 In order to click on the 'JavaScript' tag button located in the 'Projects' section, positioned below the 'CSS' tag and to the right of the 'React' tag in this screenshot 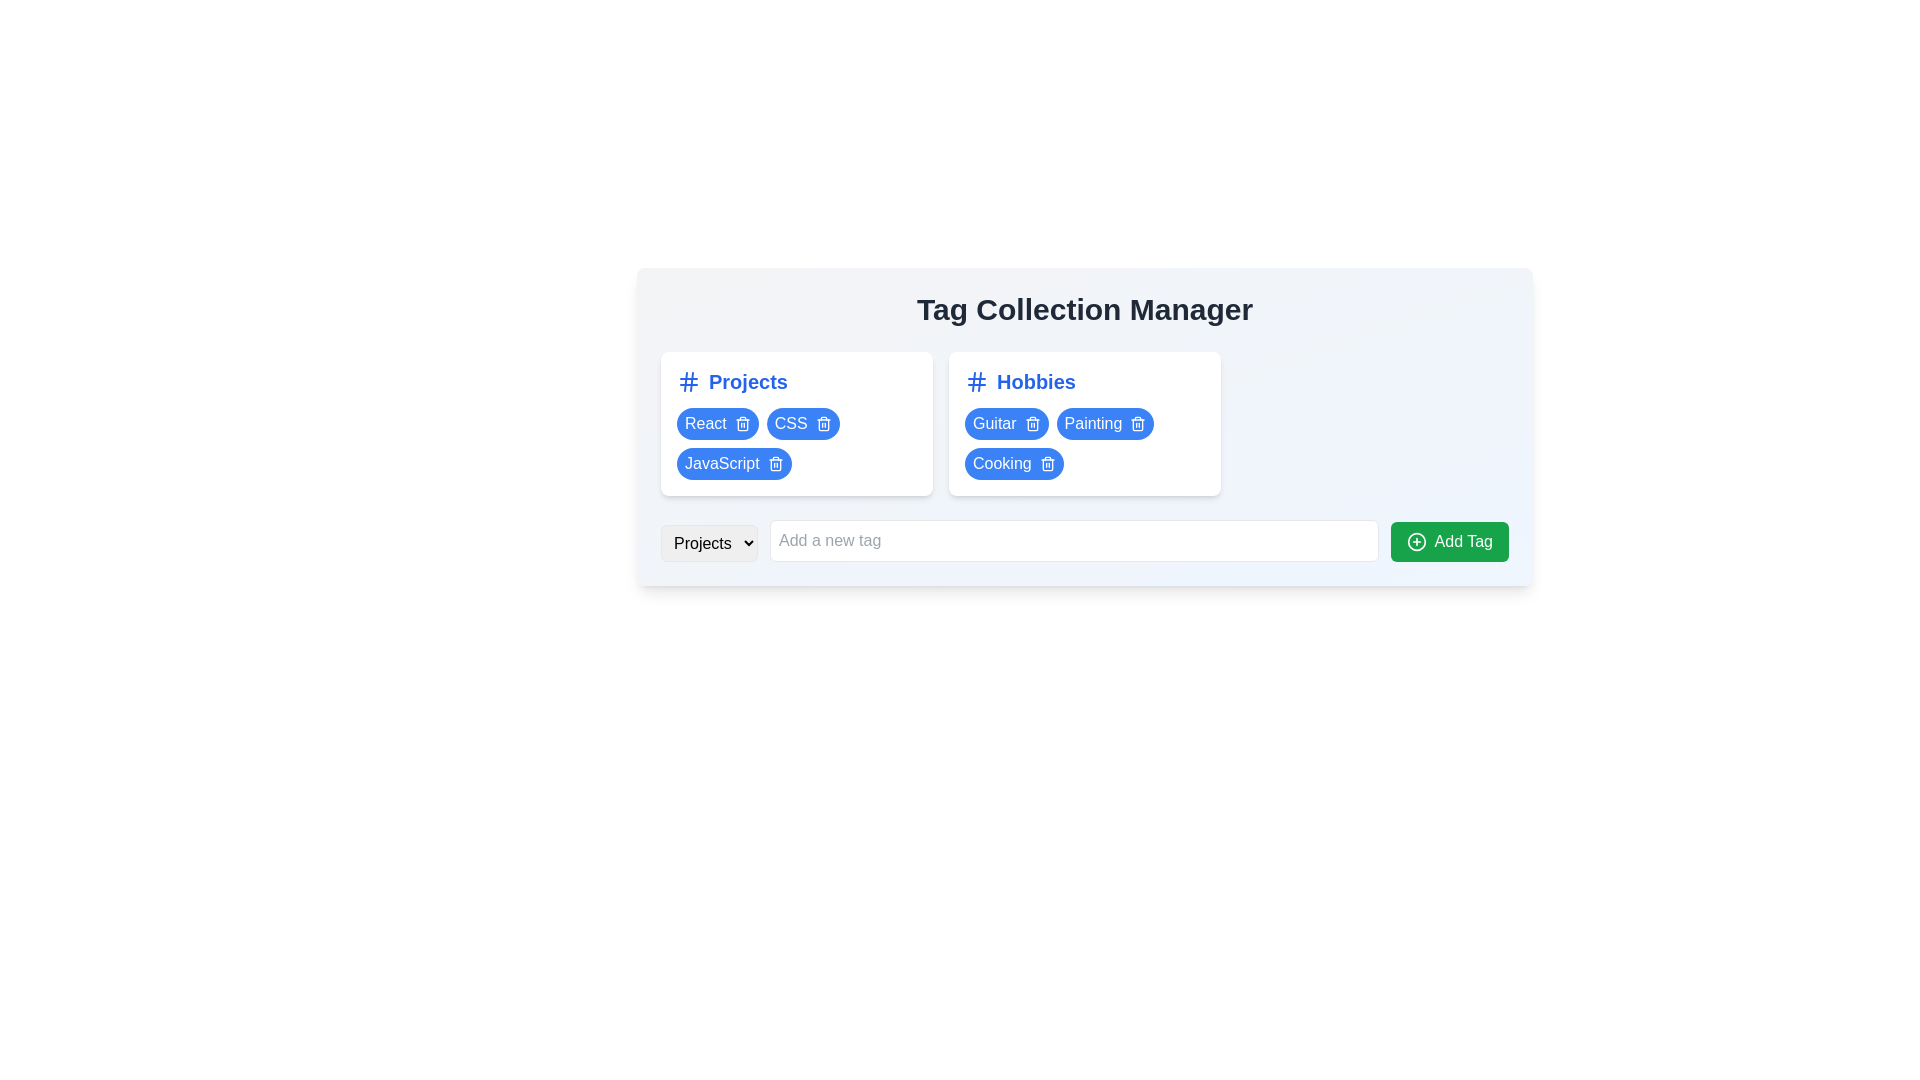, I will do `click(733, 463)`.